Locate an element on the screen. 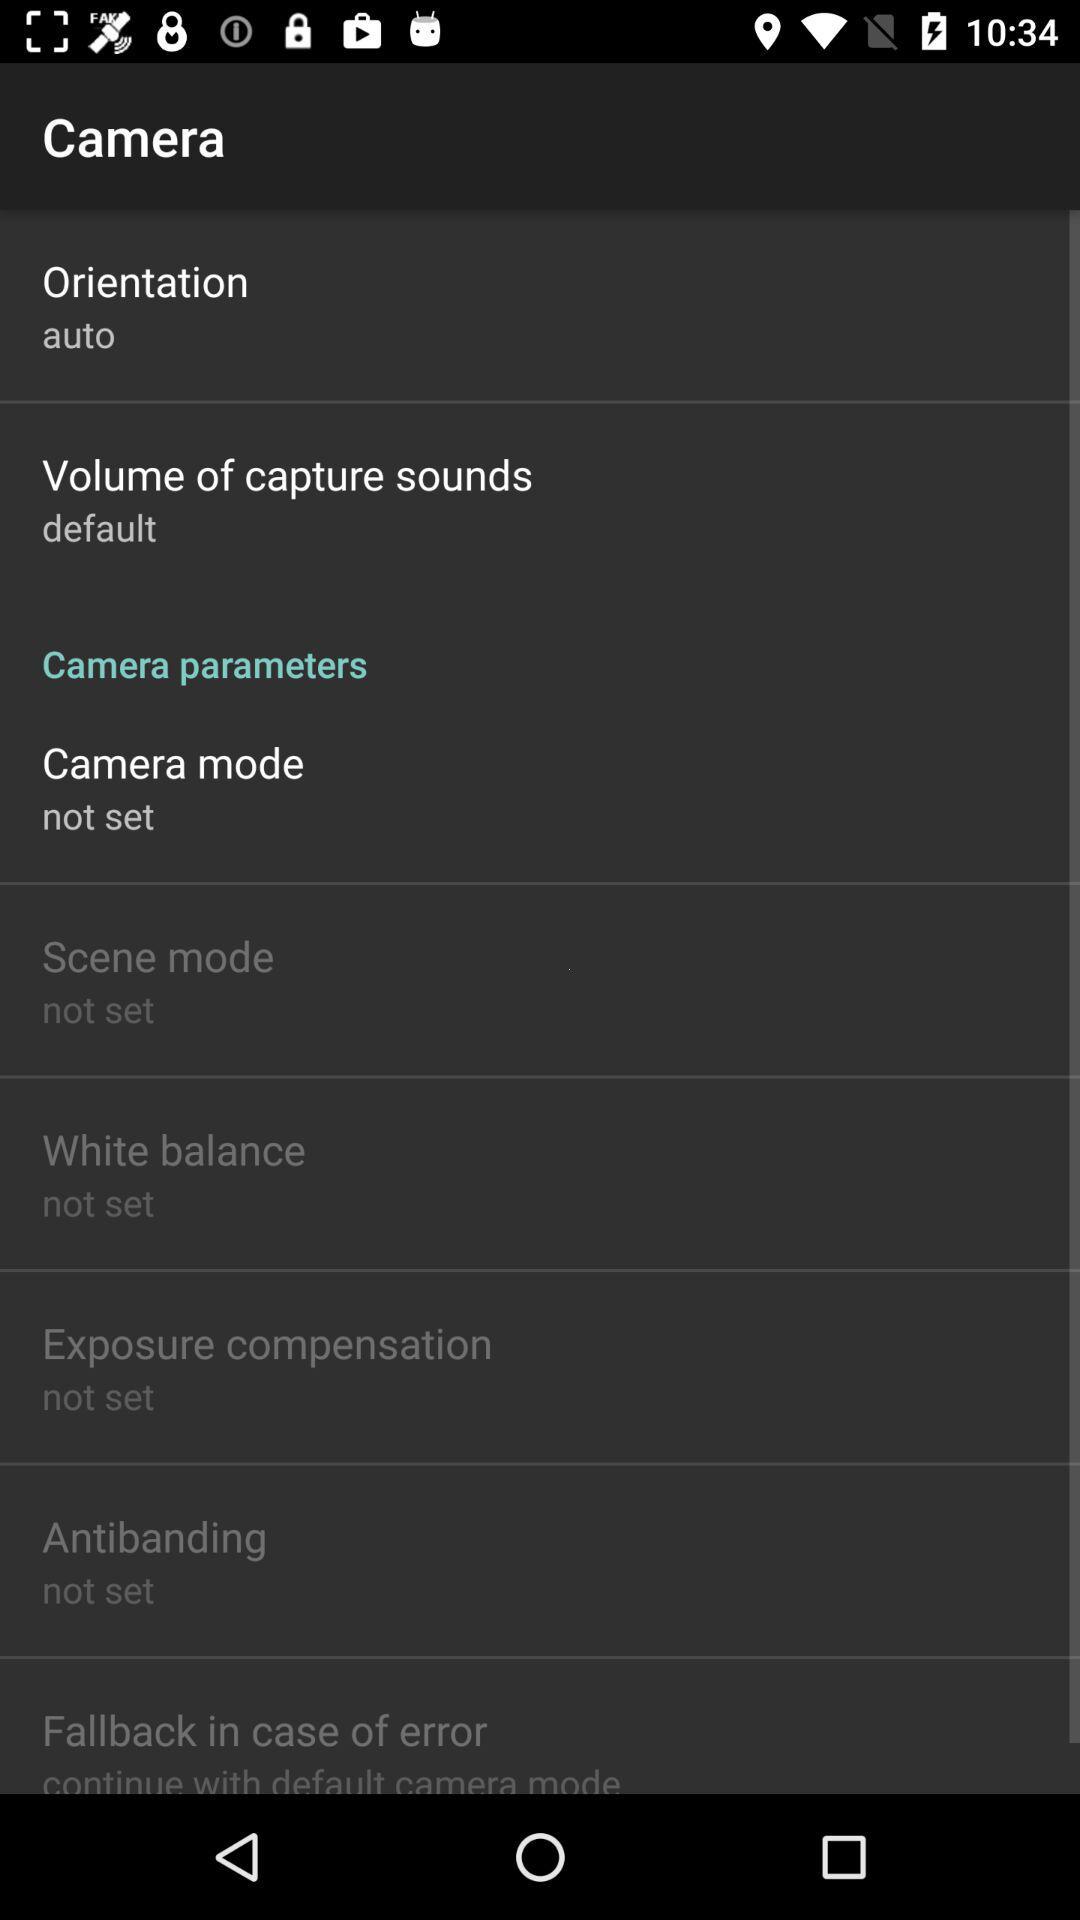  app below the not set is located at coordinates (157, 954).